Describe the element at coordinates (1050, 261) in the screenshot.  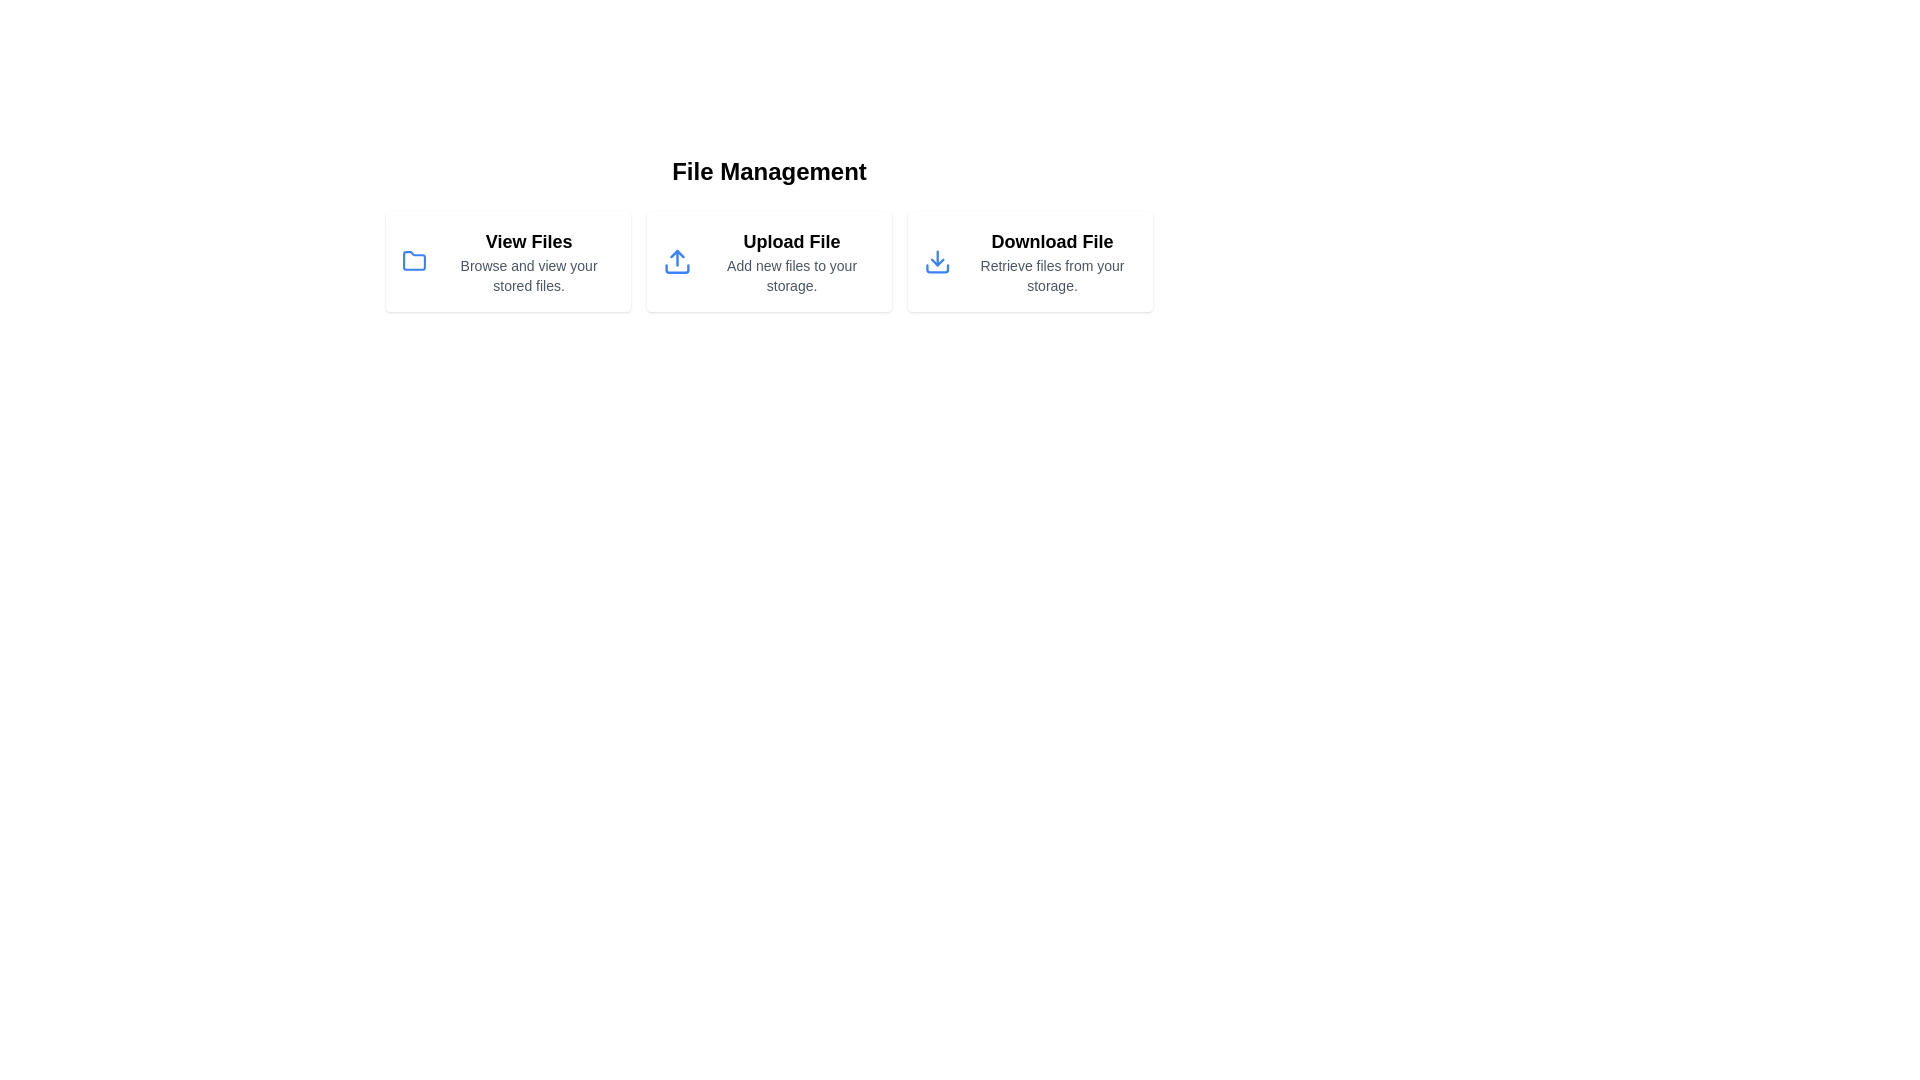
I see `the 'Download File' text label located in the 'File Management' section to interact with adjacent buttons if present` at that location.